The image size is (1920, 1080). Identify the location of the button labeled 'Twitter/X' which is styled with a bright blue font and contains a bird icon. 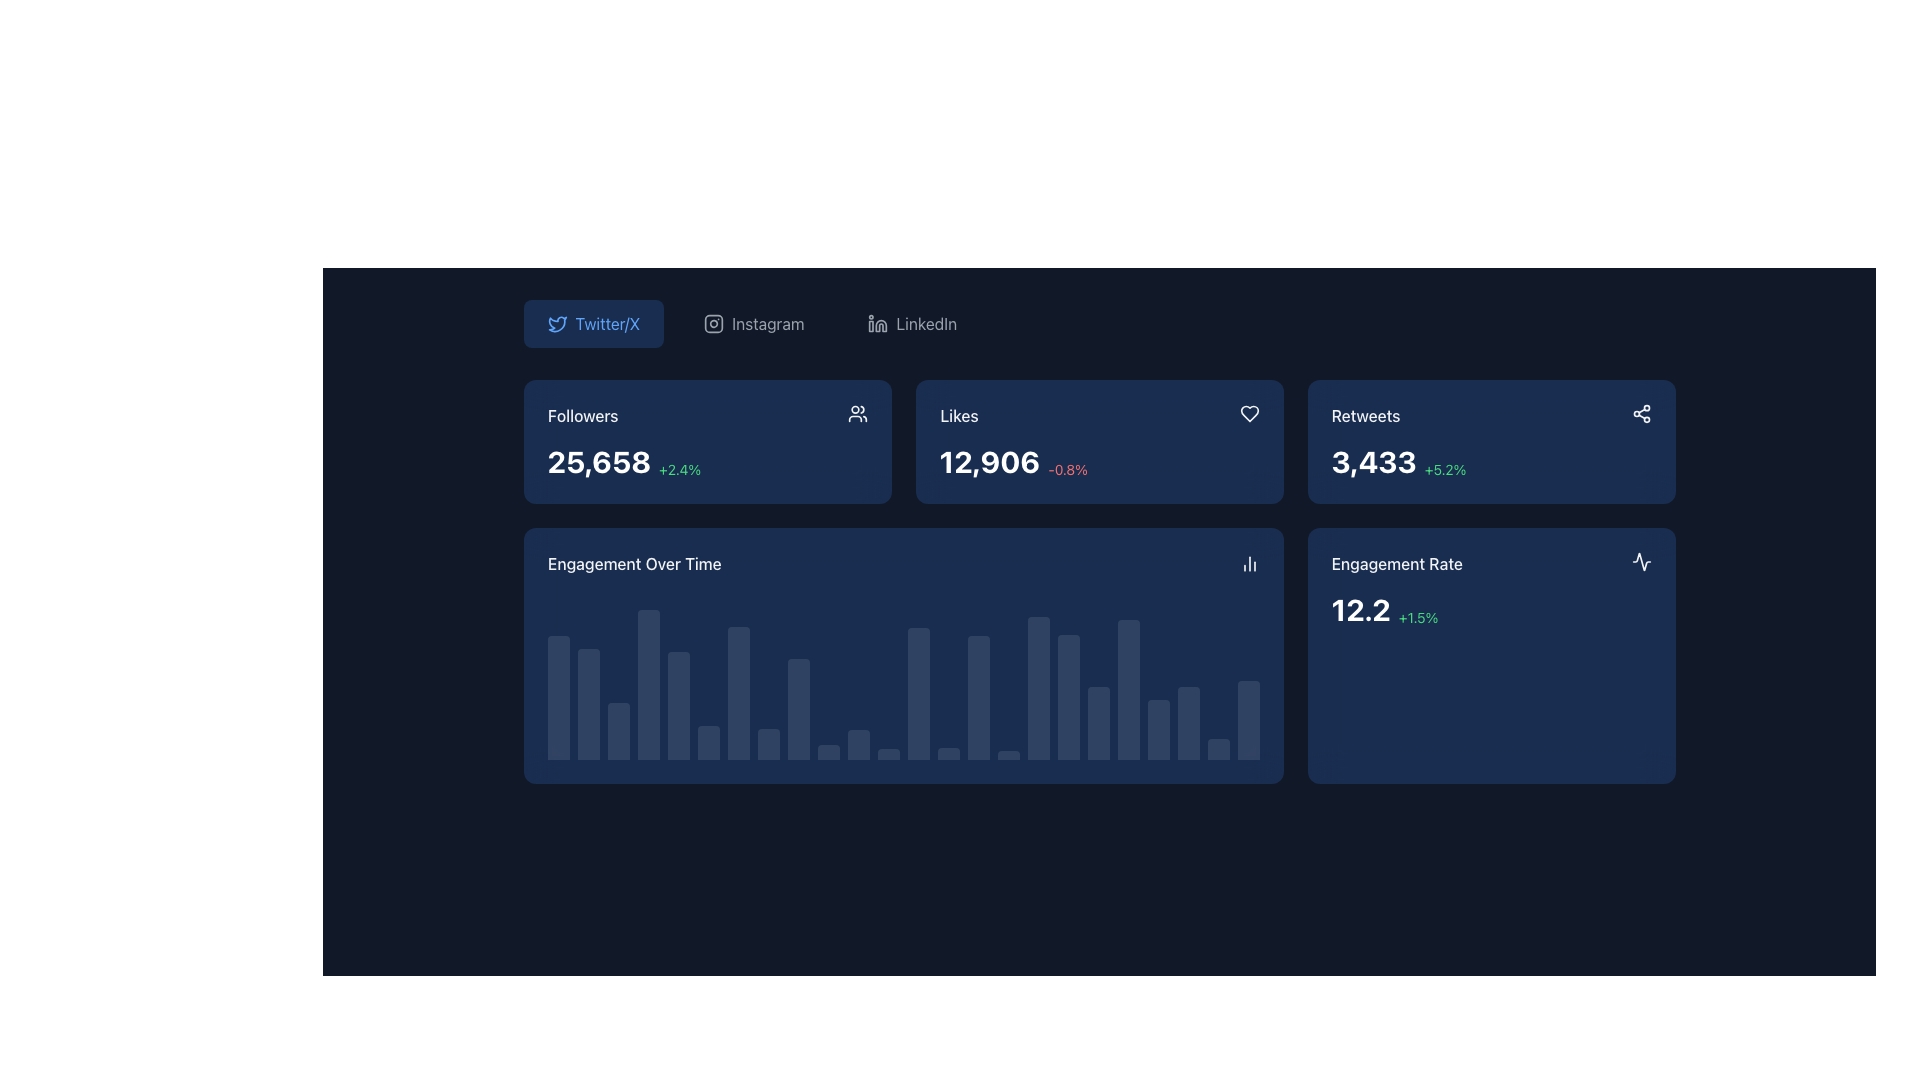
(606, 323).